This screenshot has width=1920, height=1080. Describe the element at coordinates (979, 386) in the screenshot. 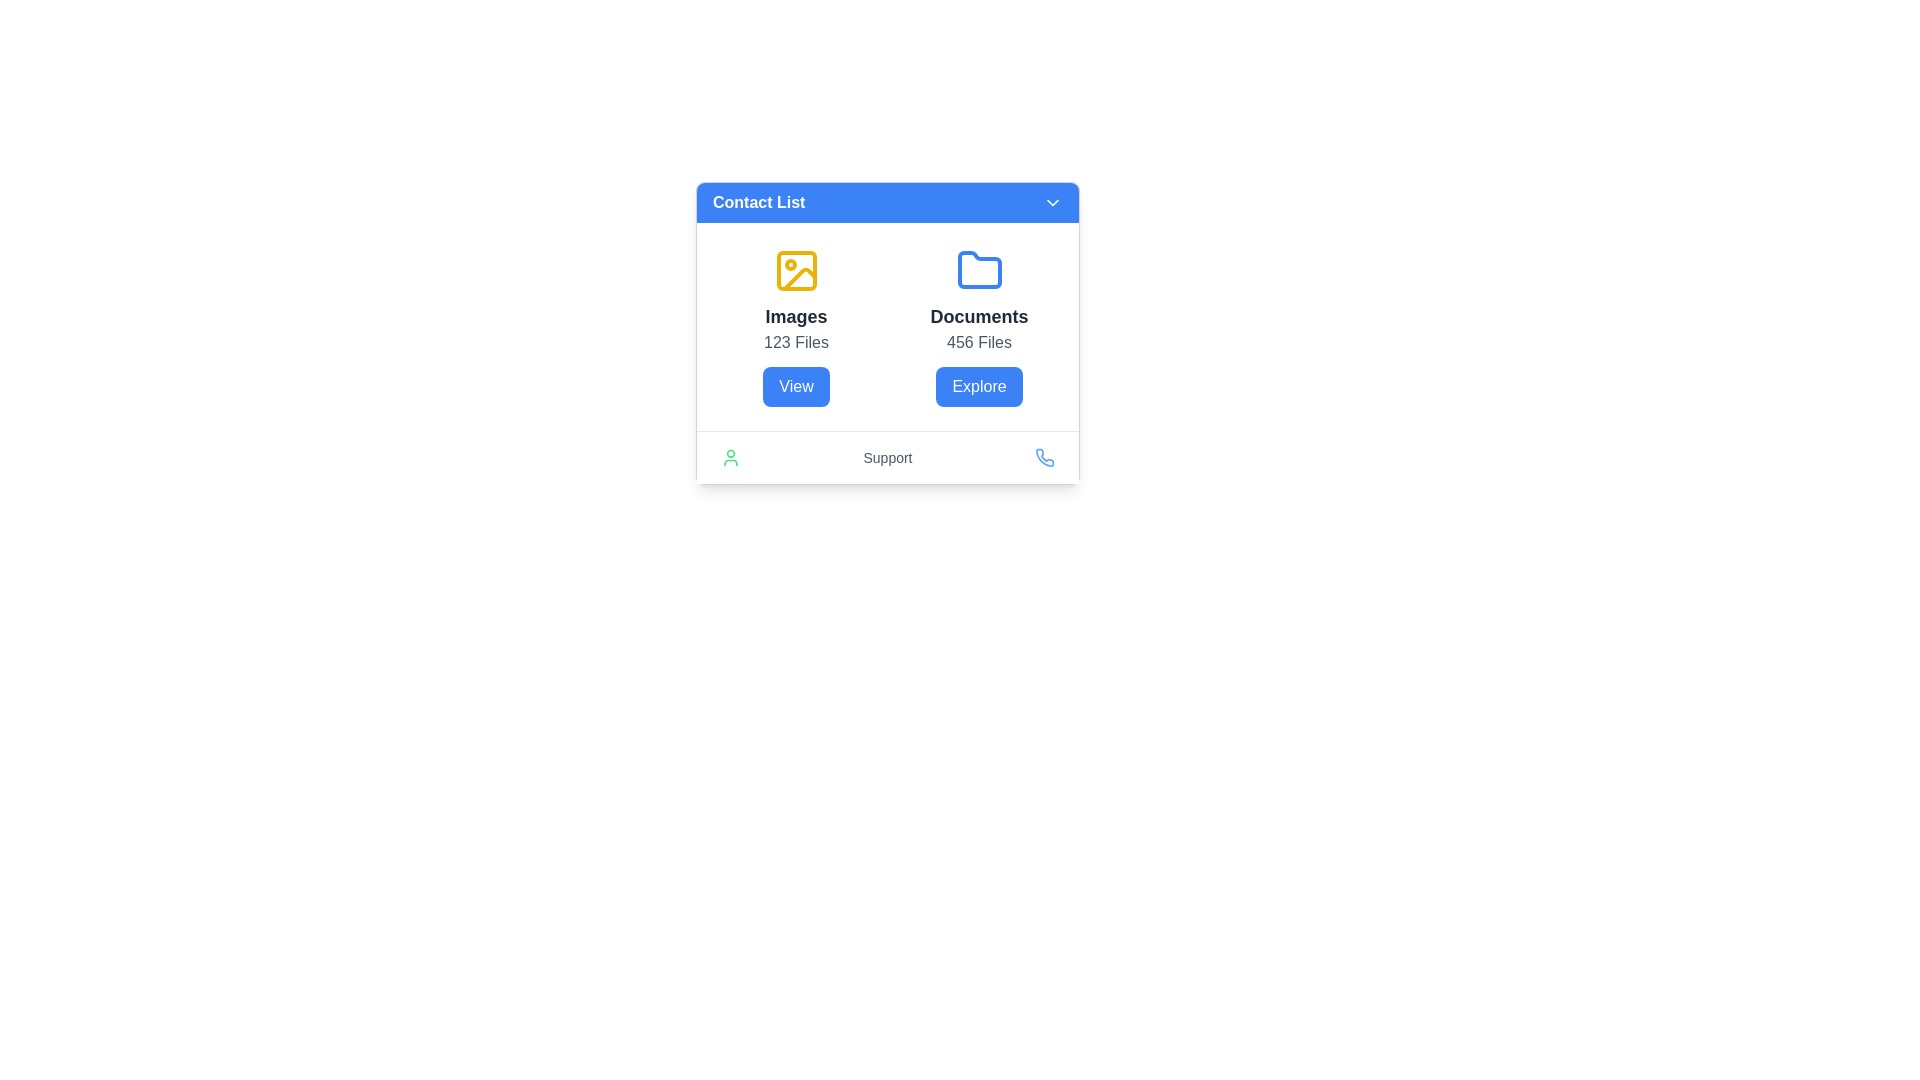

I see `the blue rectangular button labeled 'Explore' located in the bottom right corner of the 'Documents' section to trigger the hover effect that darkens its color` at that location.